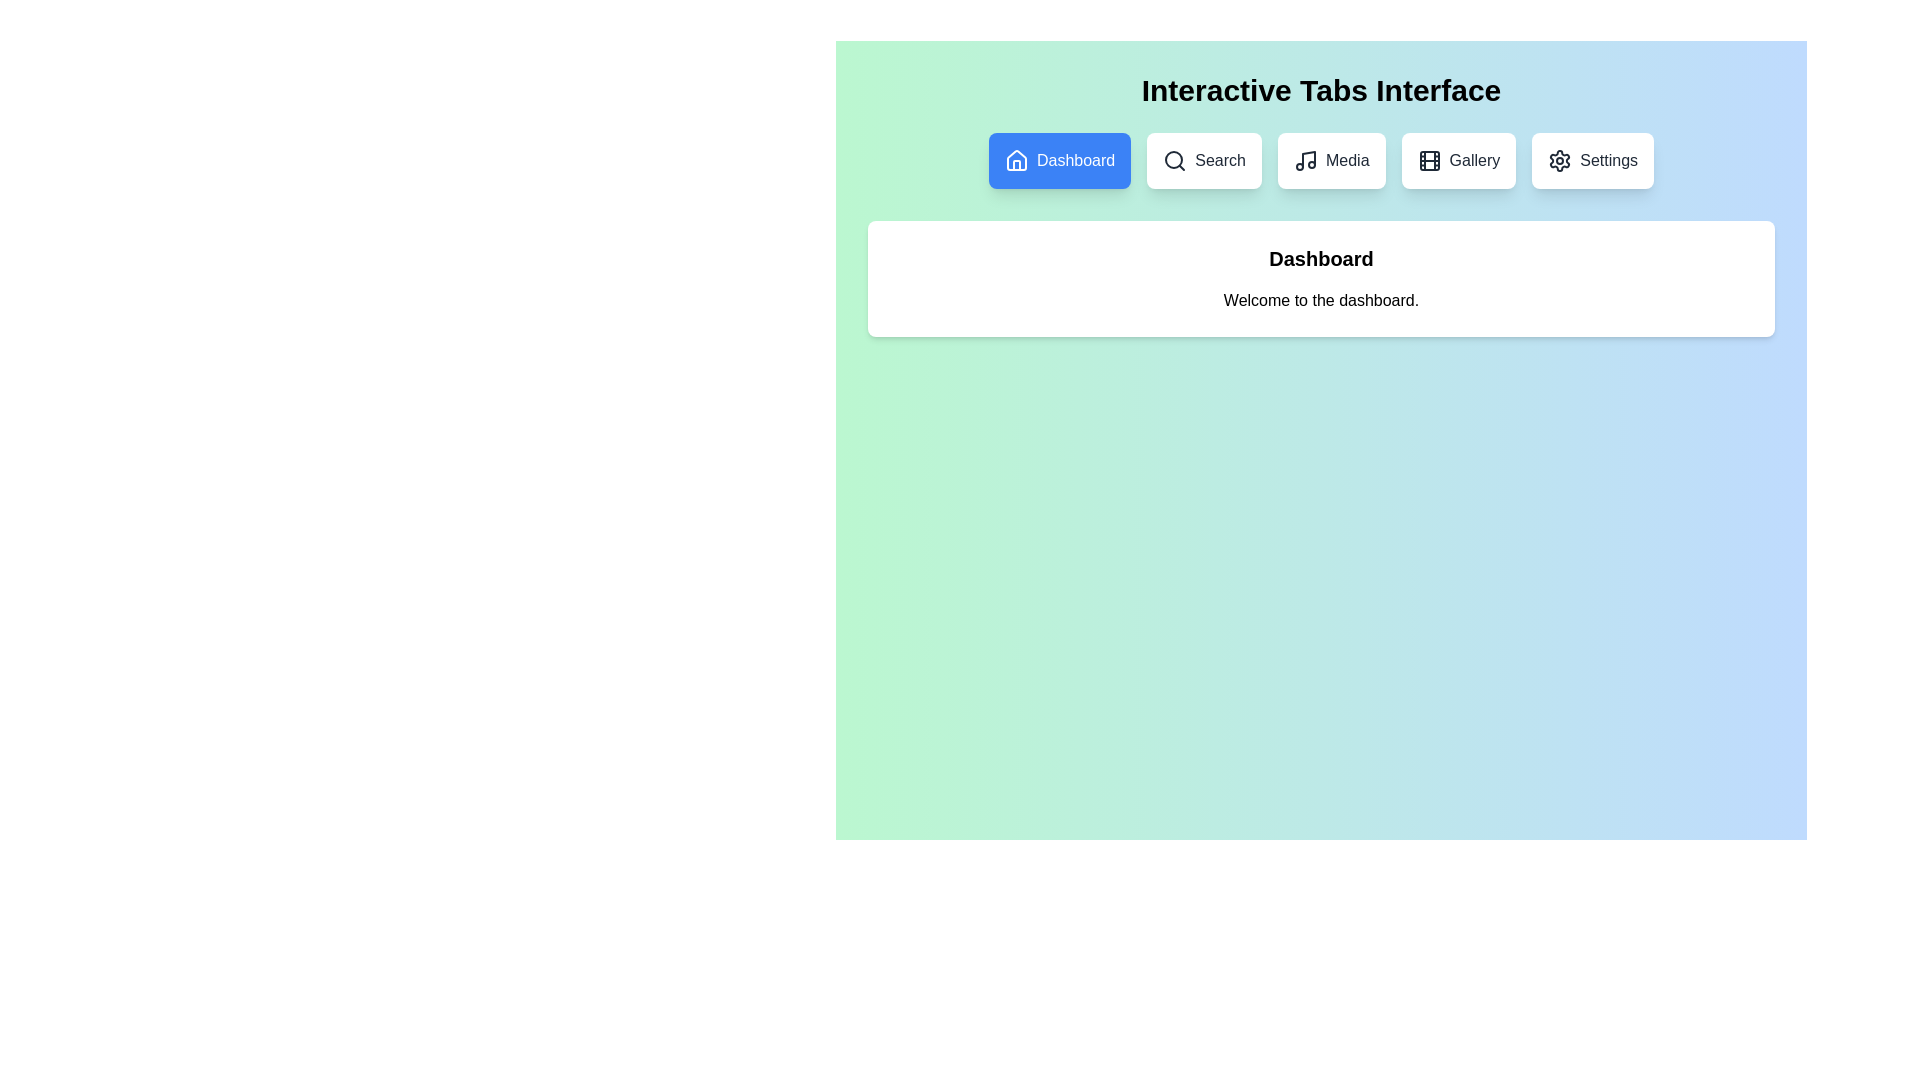 Image resolution: width=1920 pixels, height=1080 pixels. What do you see at coordinates (1559, 160) in the screenshot?
I see `the settings icon located inside the 'Settings' button in the navigation bar at the top right of the interface, which is visually associated with configuration or customization options` at bounding box center [1559, 160].